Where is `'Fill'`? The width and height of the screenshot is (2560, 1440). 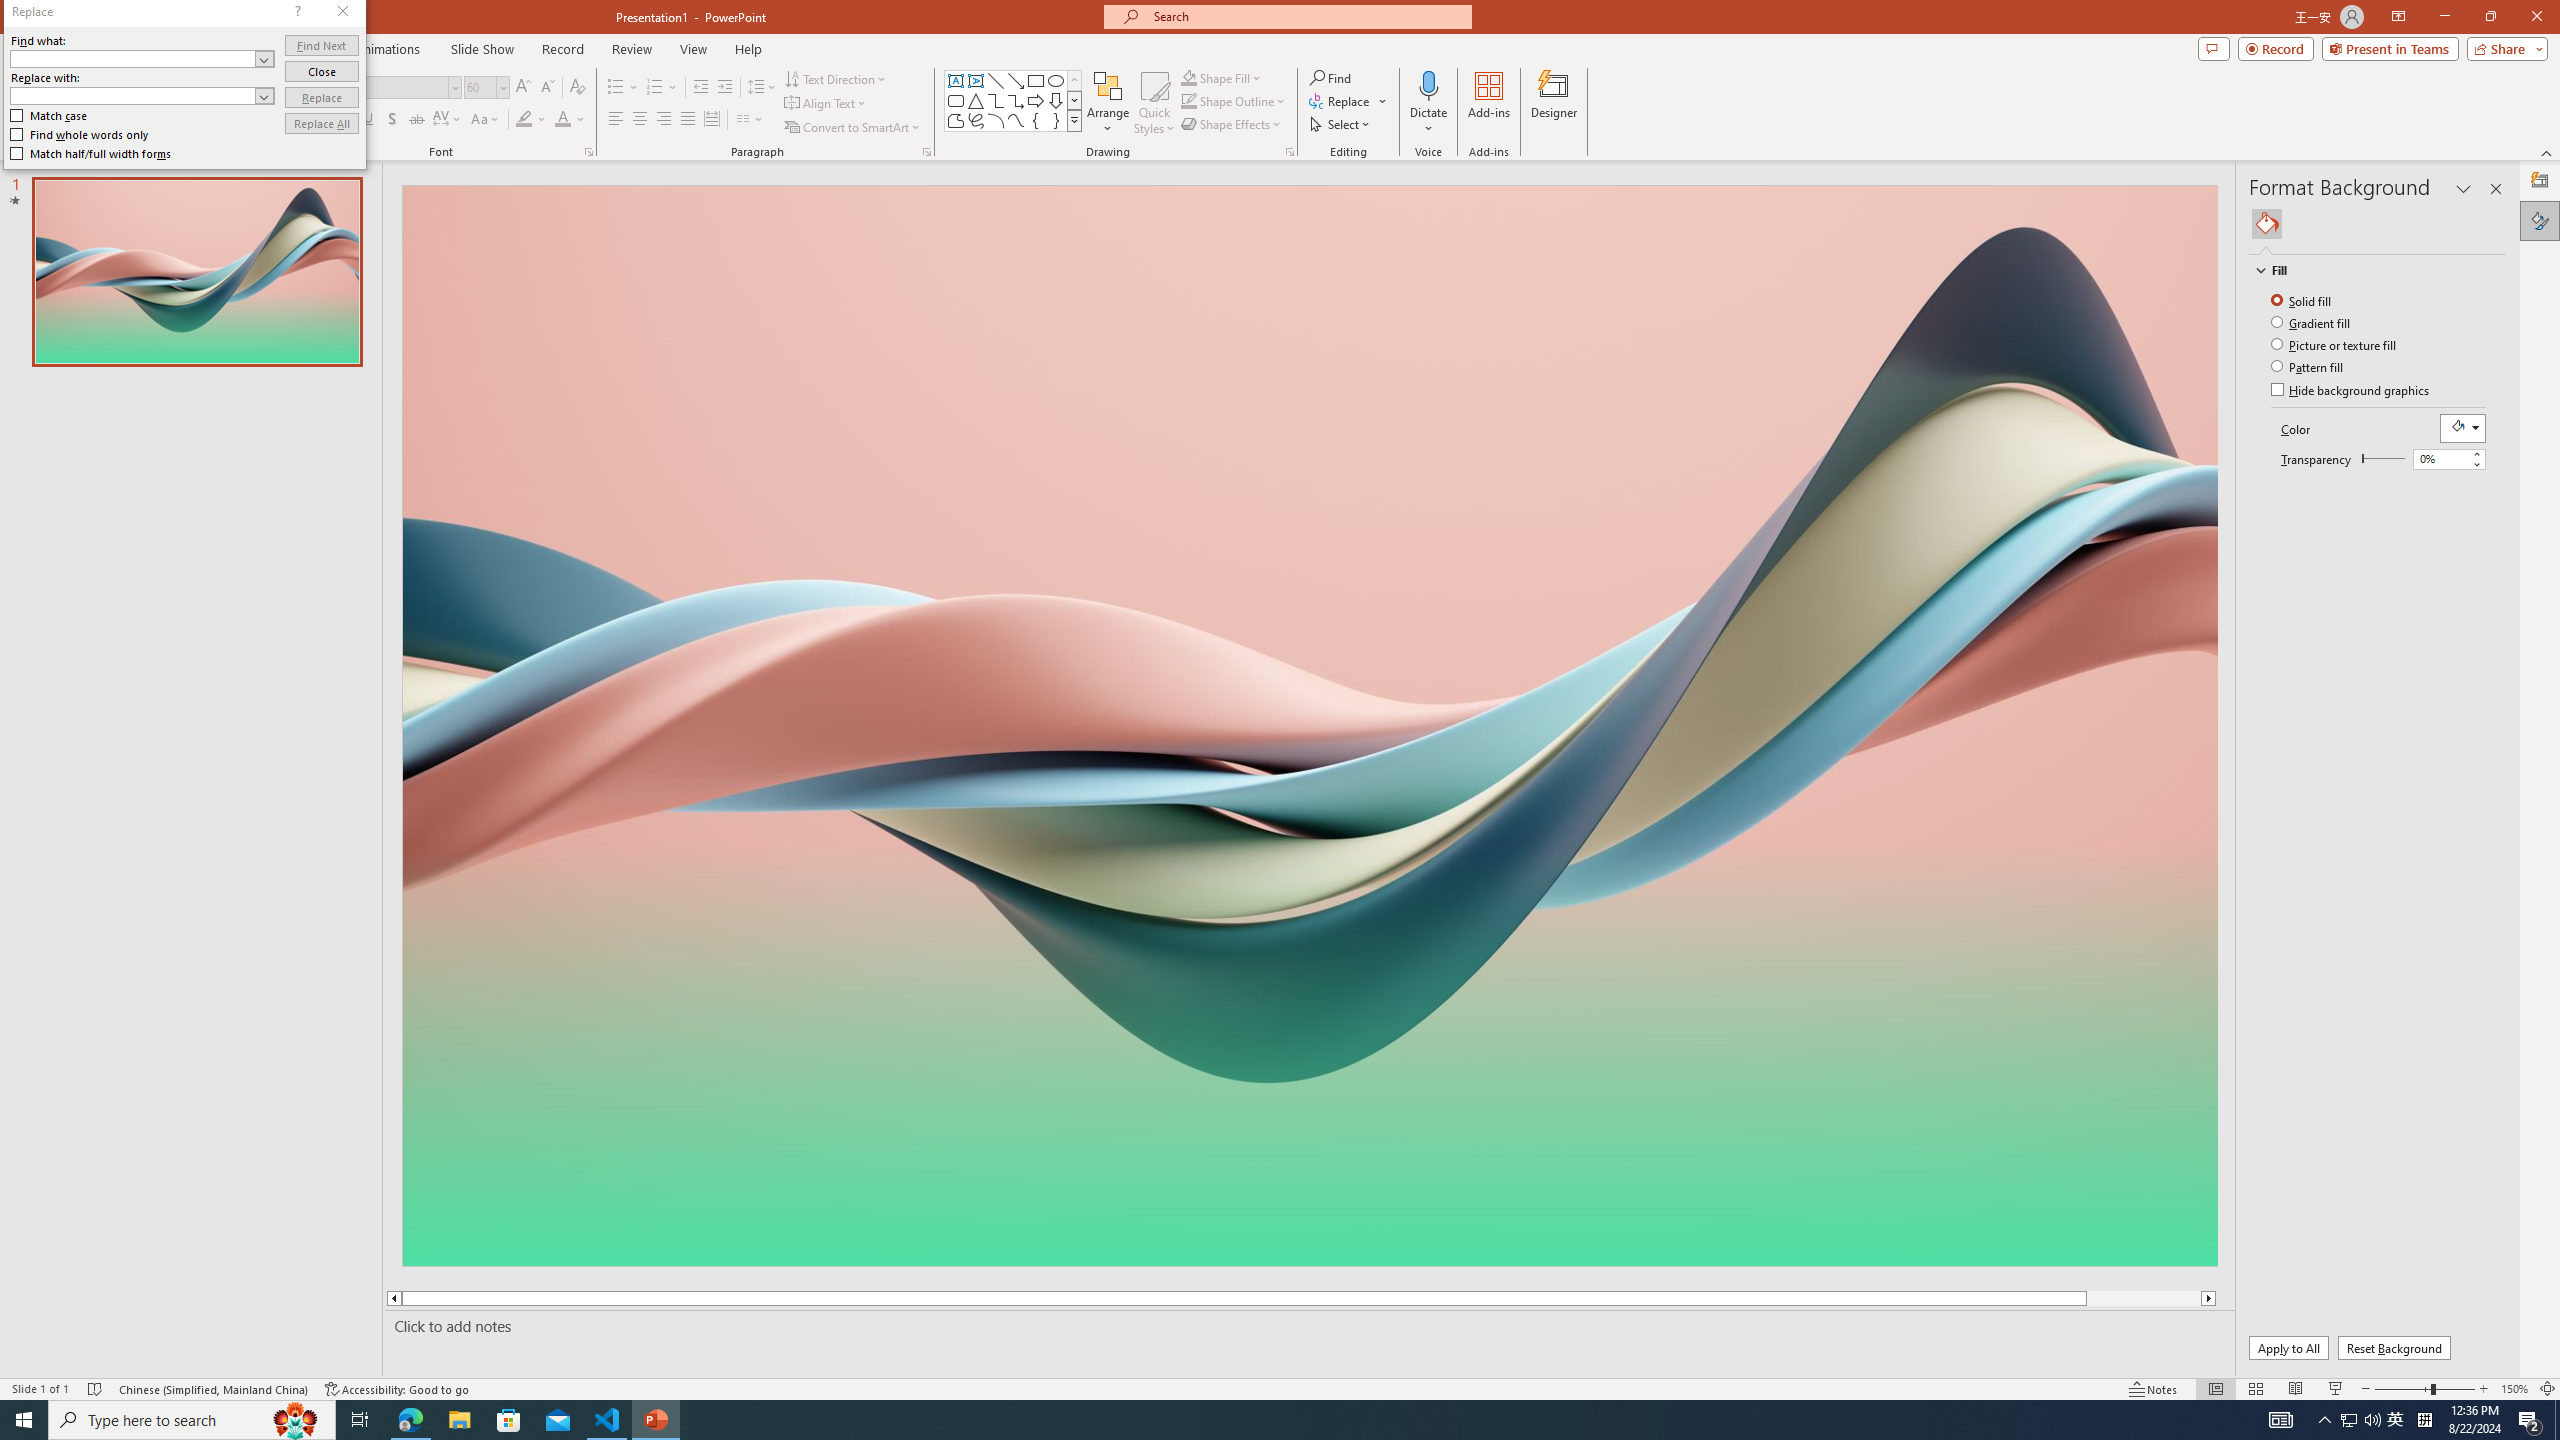 'Fill' is located at coordinates (2266, 222).